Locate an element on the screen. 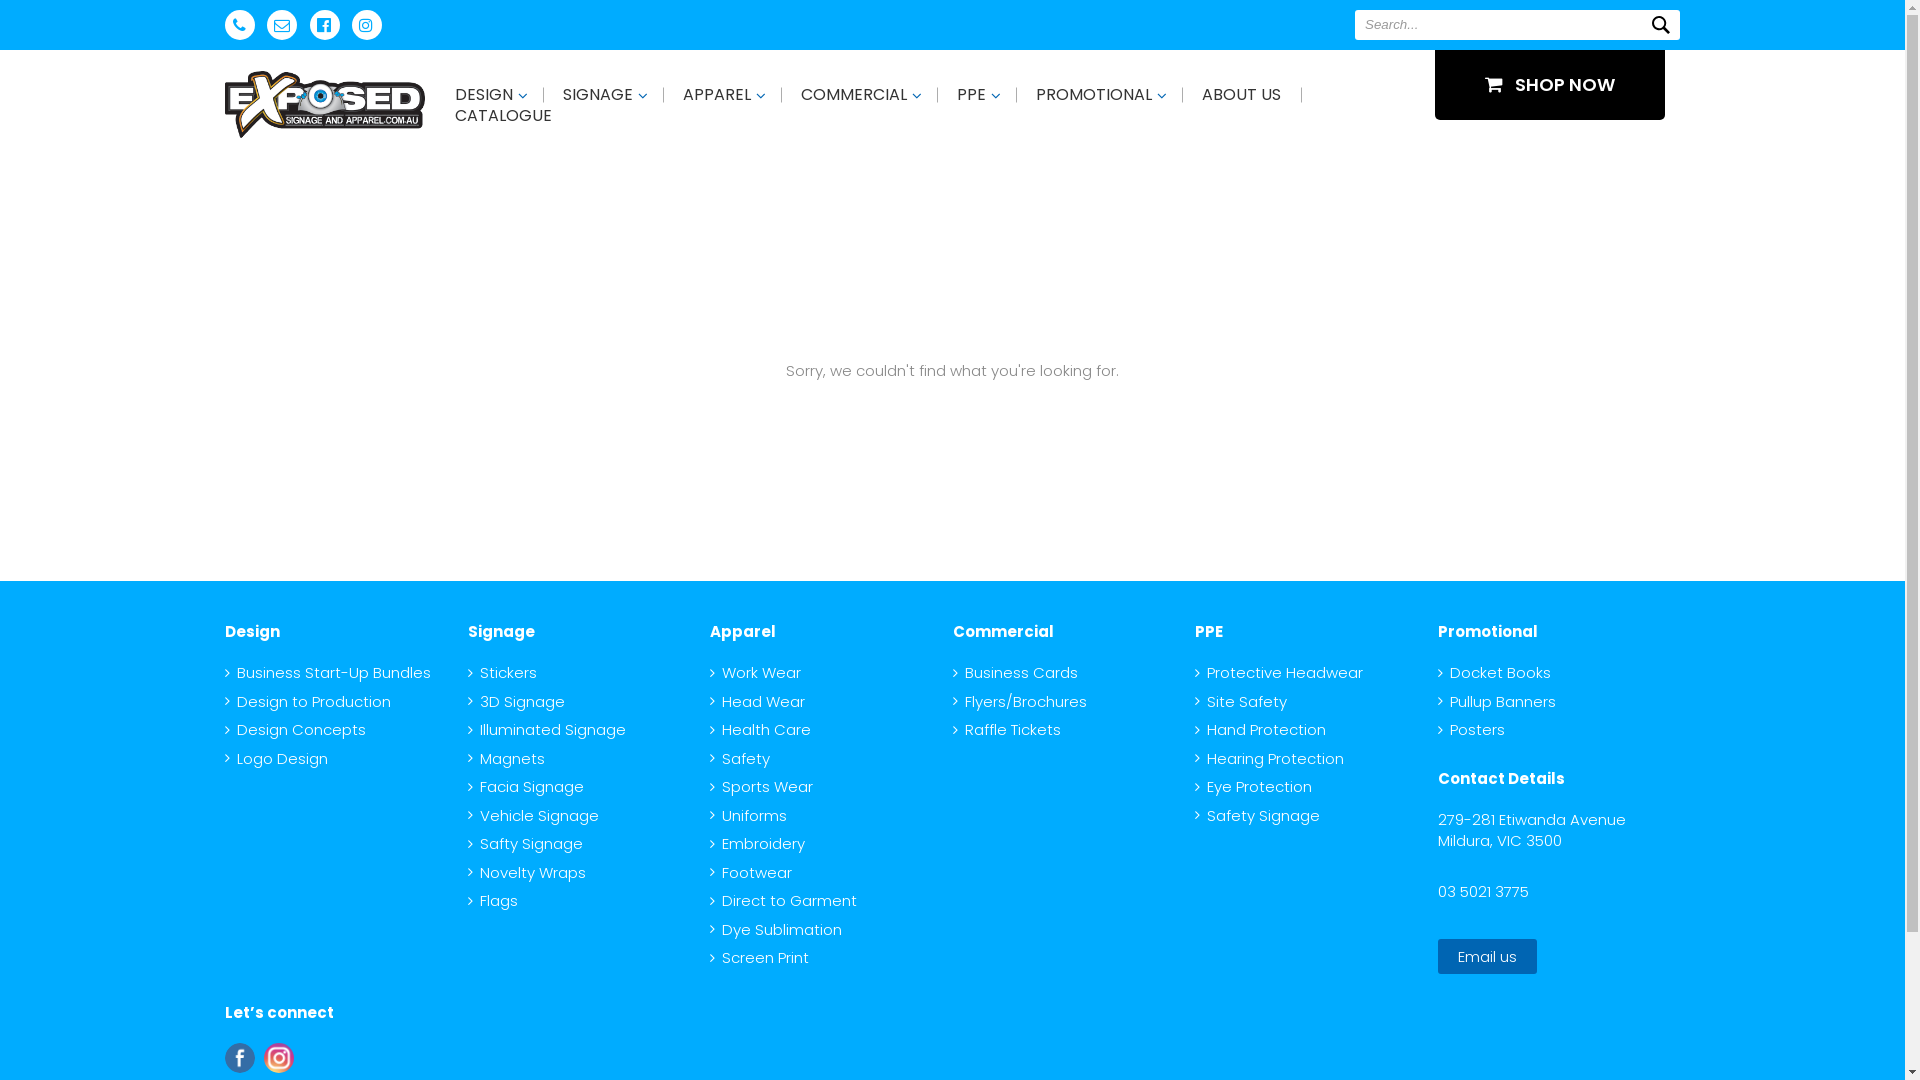  'Contact Details' is located at coordinates (1501, 777).